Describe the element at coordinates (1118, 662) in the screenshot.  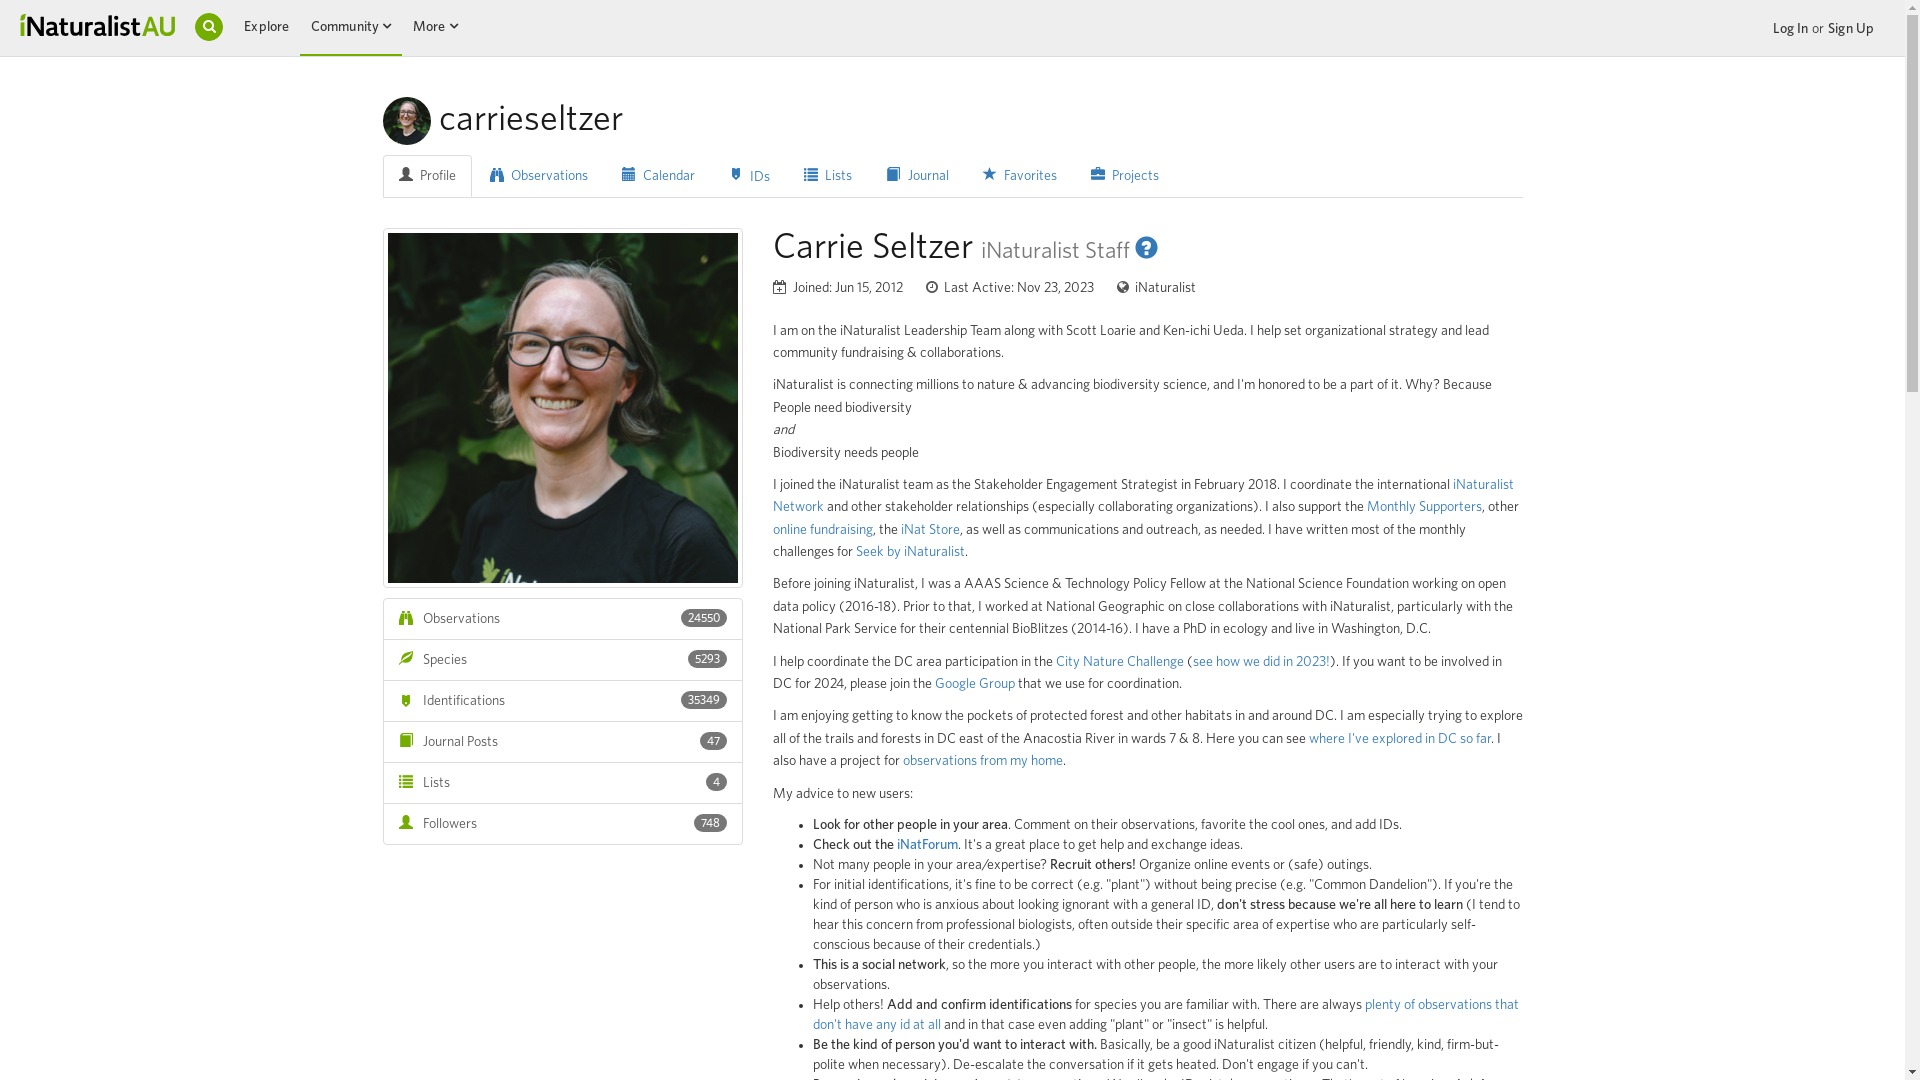
I see `'City Nature Challenge'` at that location.